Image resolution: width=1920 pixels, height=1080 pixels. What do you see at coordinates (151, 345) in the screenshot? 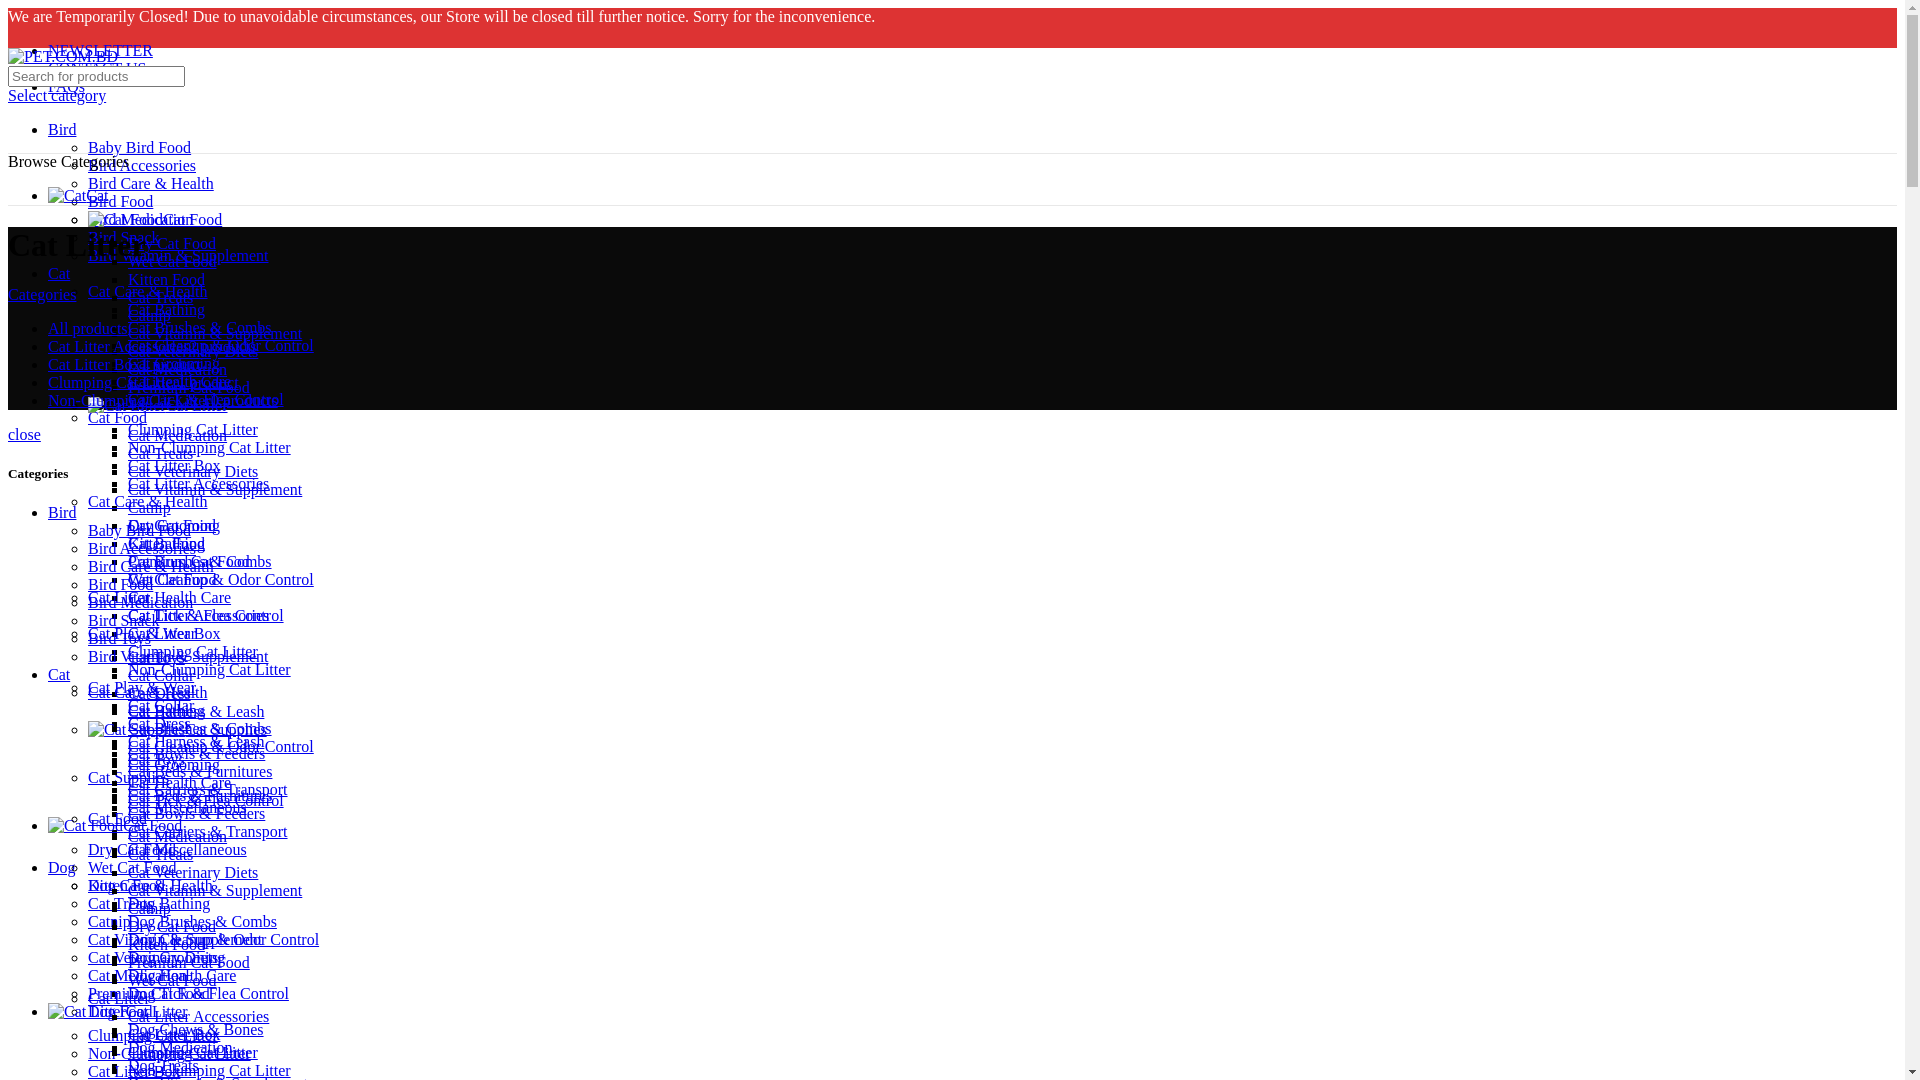
I see `'Cat Litter Accessories2 products'` at bounding box center [151, 345].